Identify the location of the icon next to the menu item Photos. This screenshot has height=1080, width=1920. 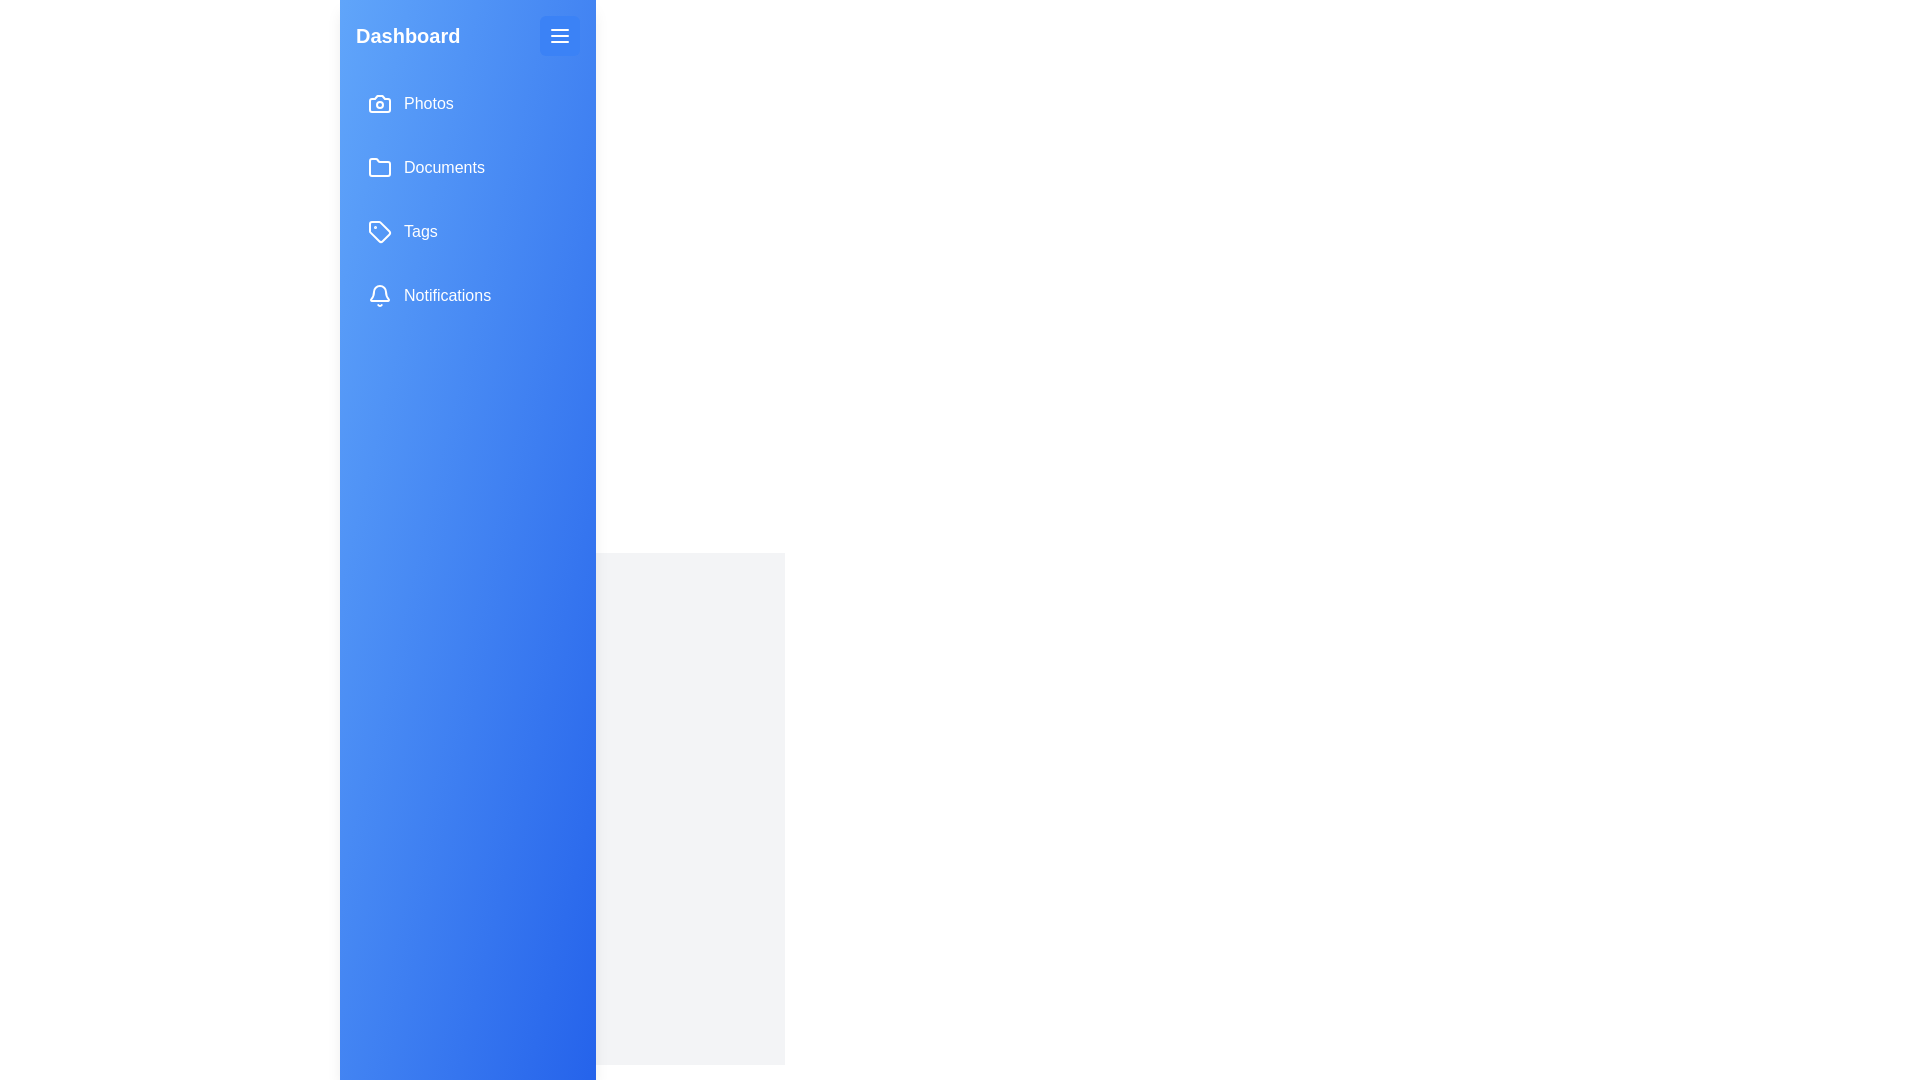
(379, 104).